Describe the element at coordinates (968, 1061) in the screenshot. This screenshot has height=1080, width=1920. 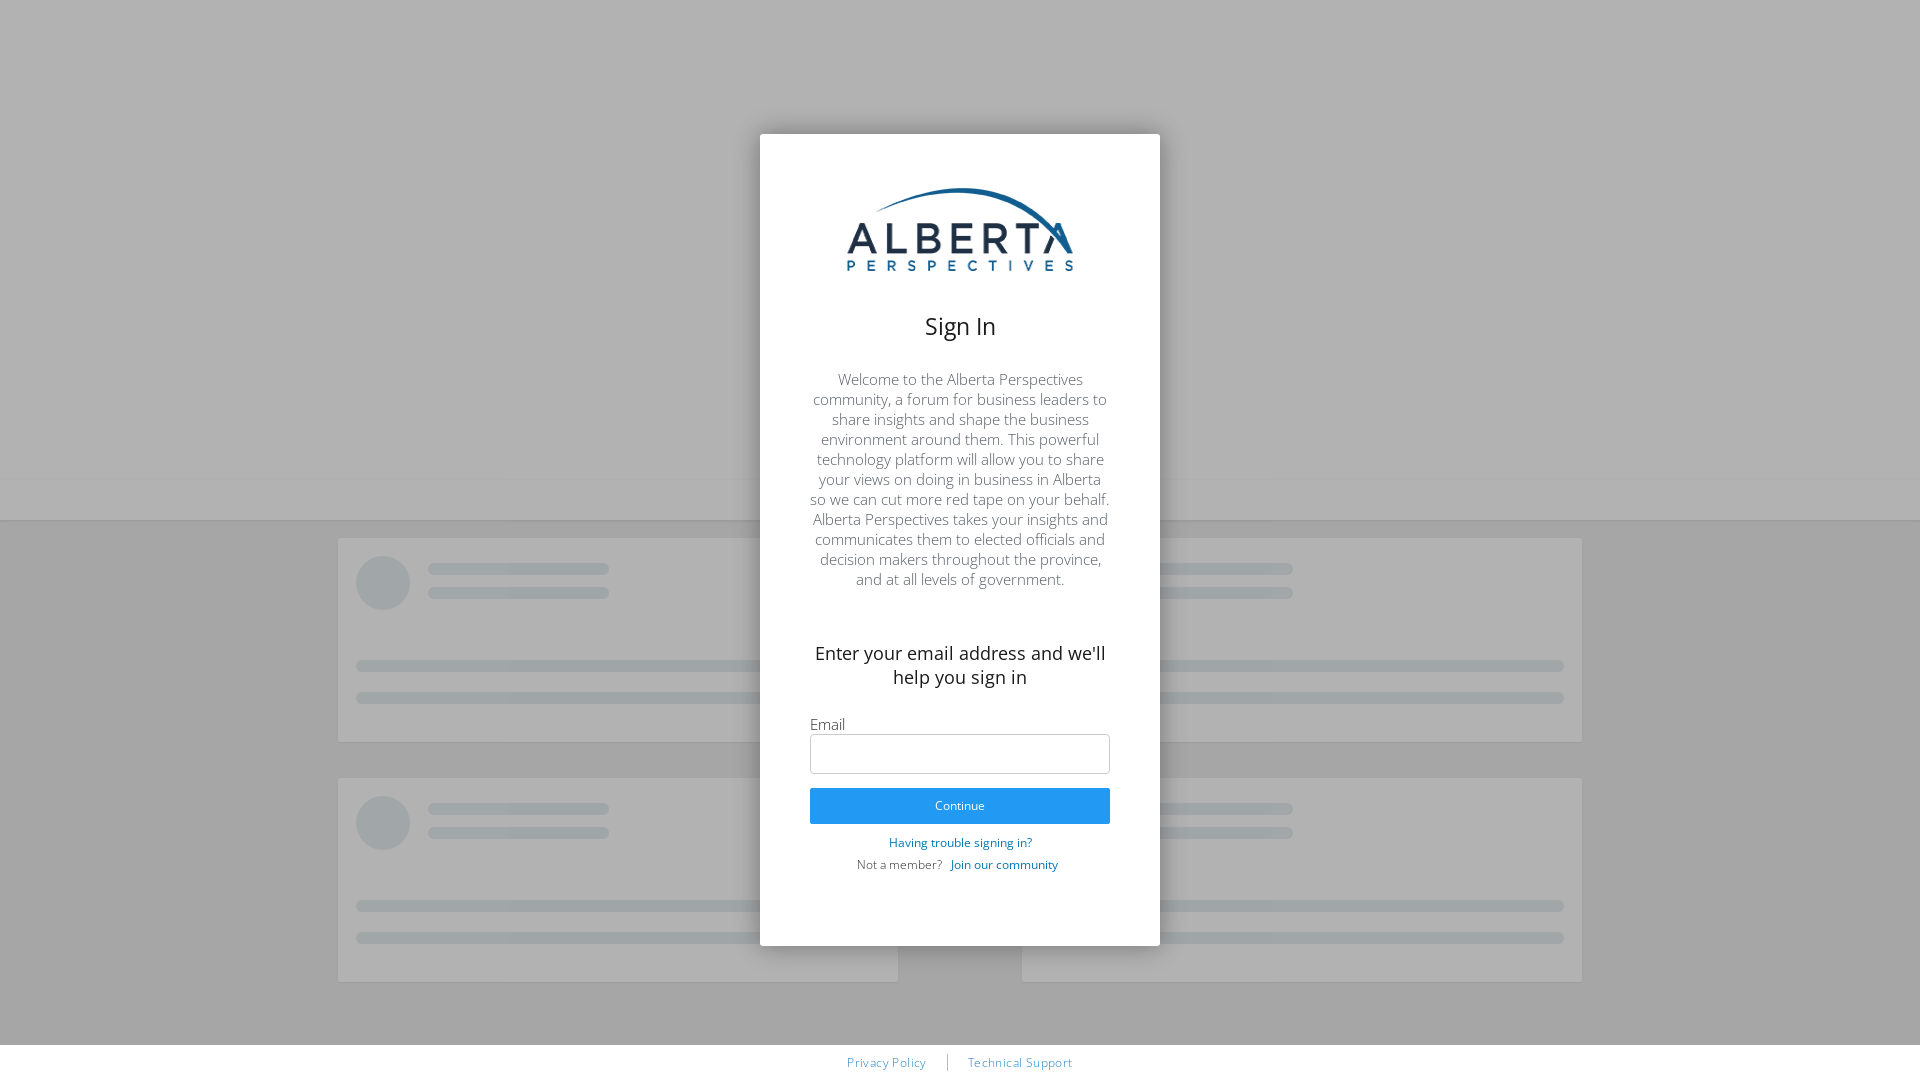
I see `'Technical Support'` at that location.